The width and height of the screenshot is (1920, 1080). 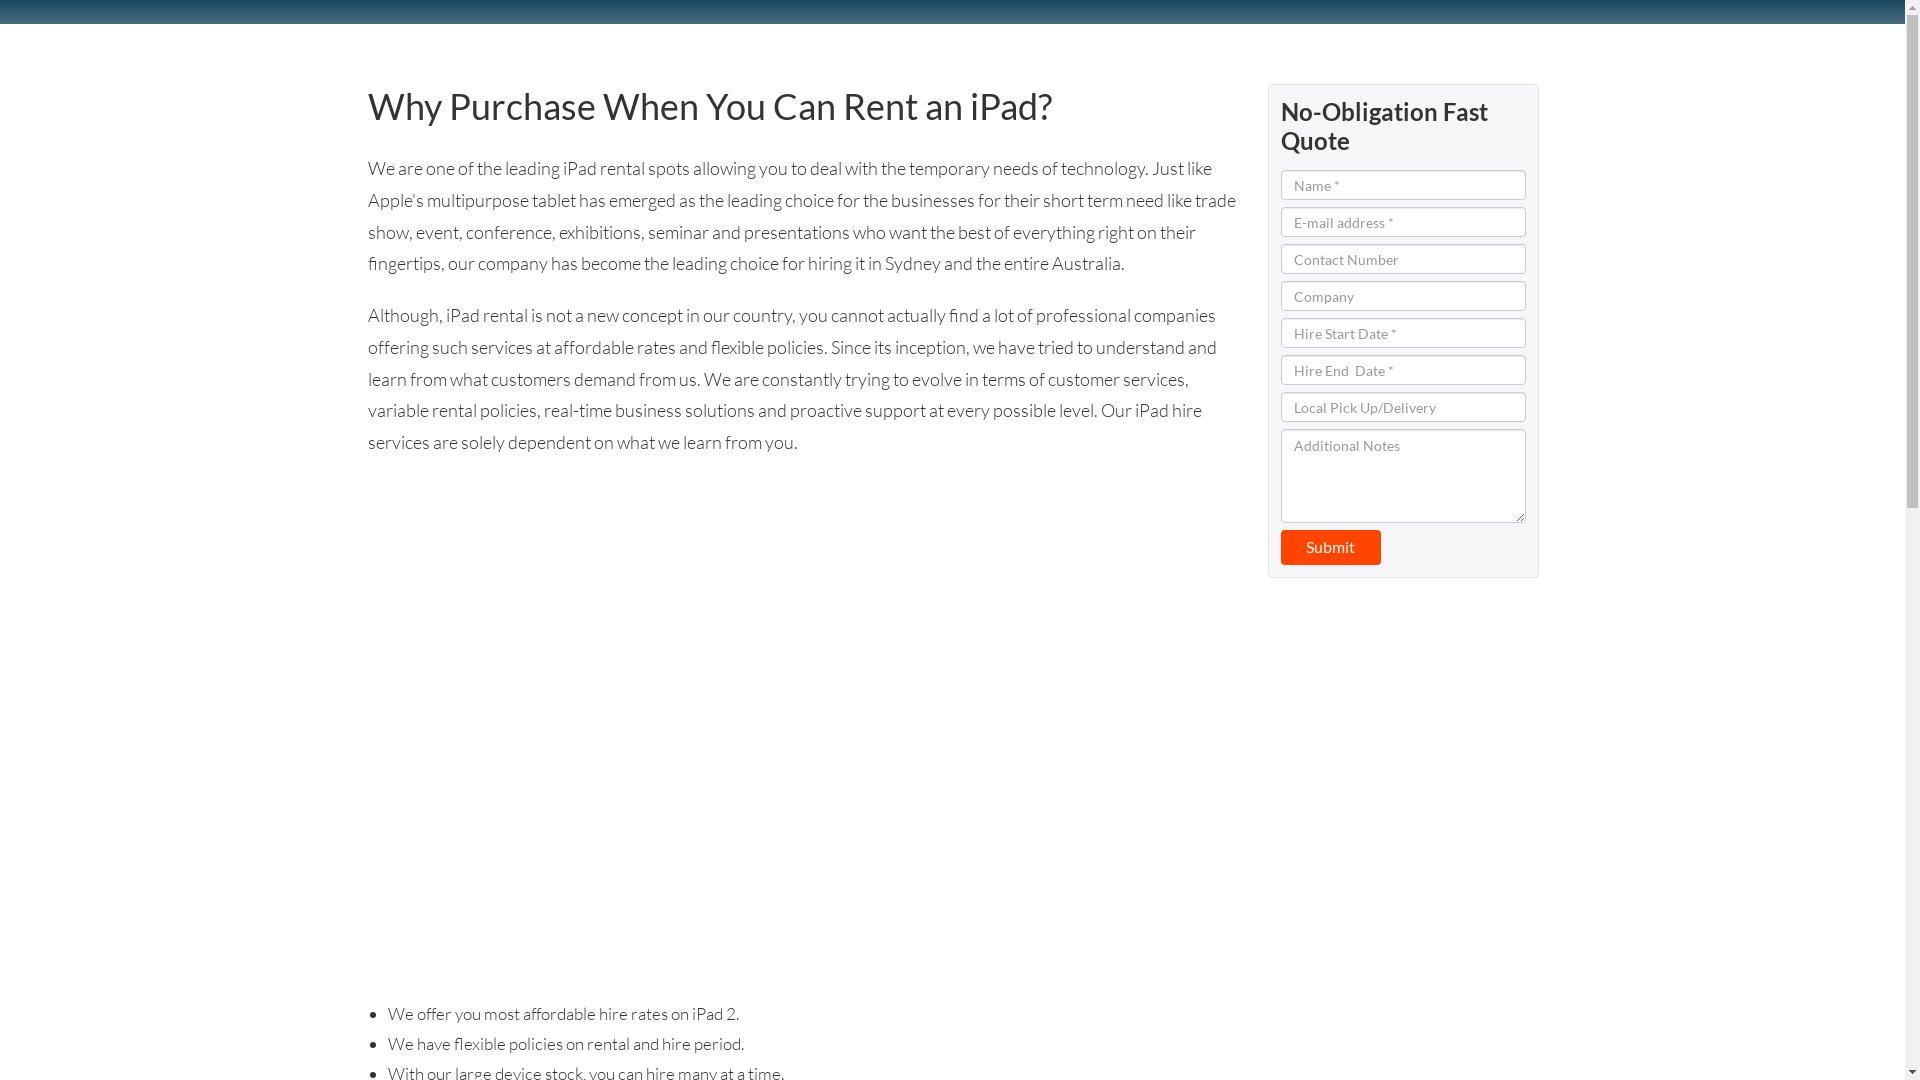 What do you see at coordinates (1329, 547) in the screenshot?
I see `'Submit'` at bounding box center [1329, 547].